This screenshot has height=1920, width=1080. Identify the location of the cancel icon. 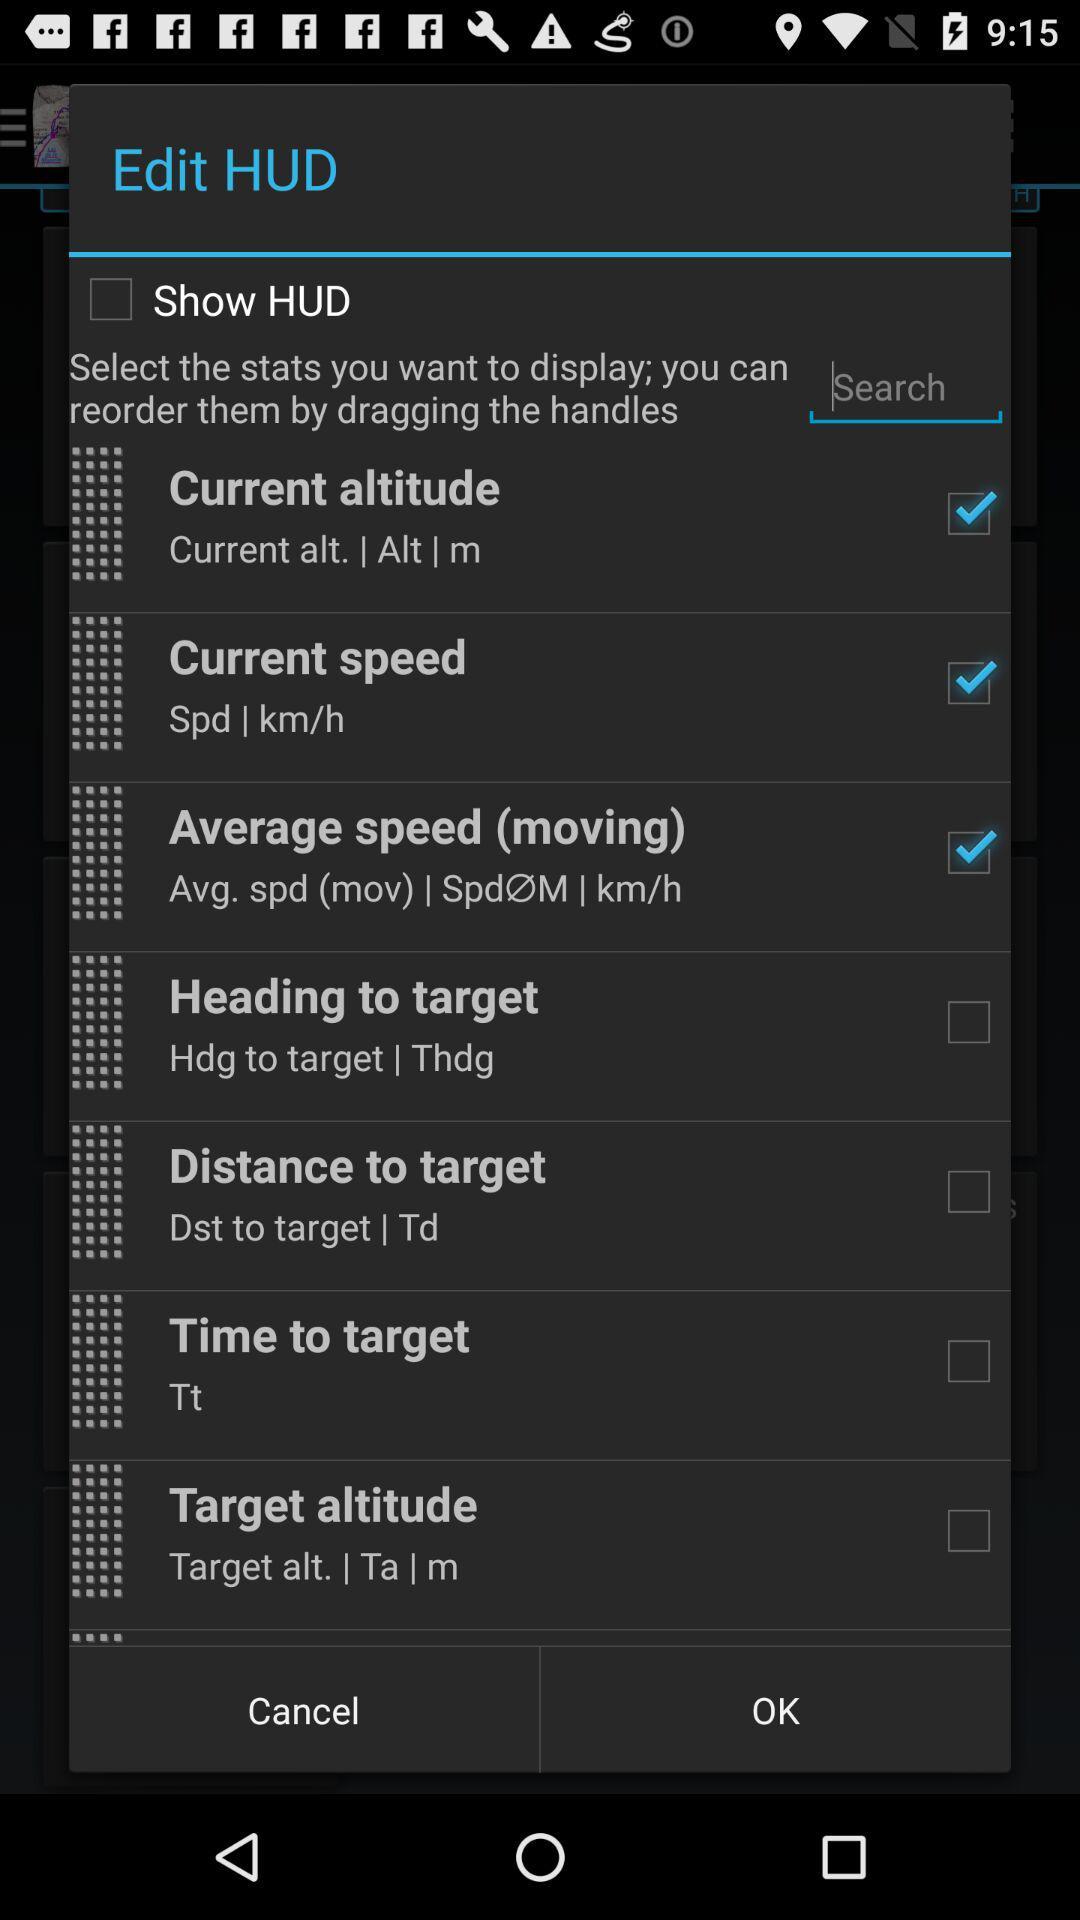
(304, 1708).